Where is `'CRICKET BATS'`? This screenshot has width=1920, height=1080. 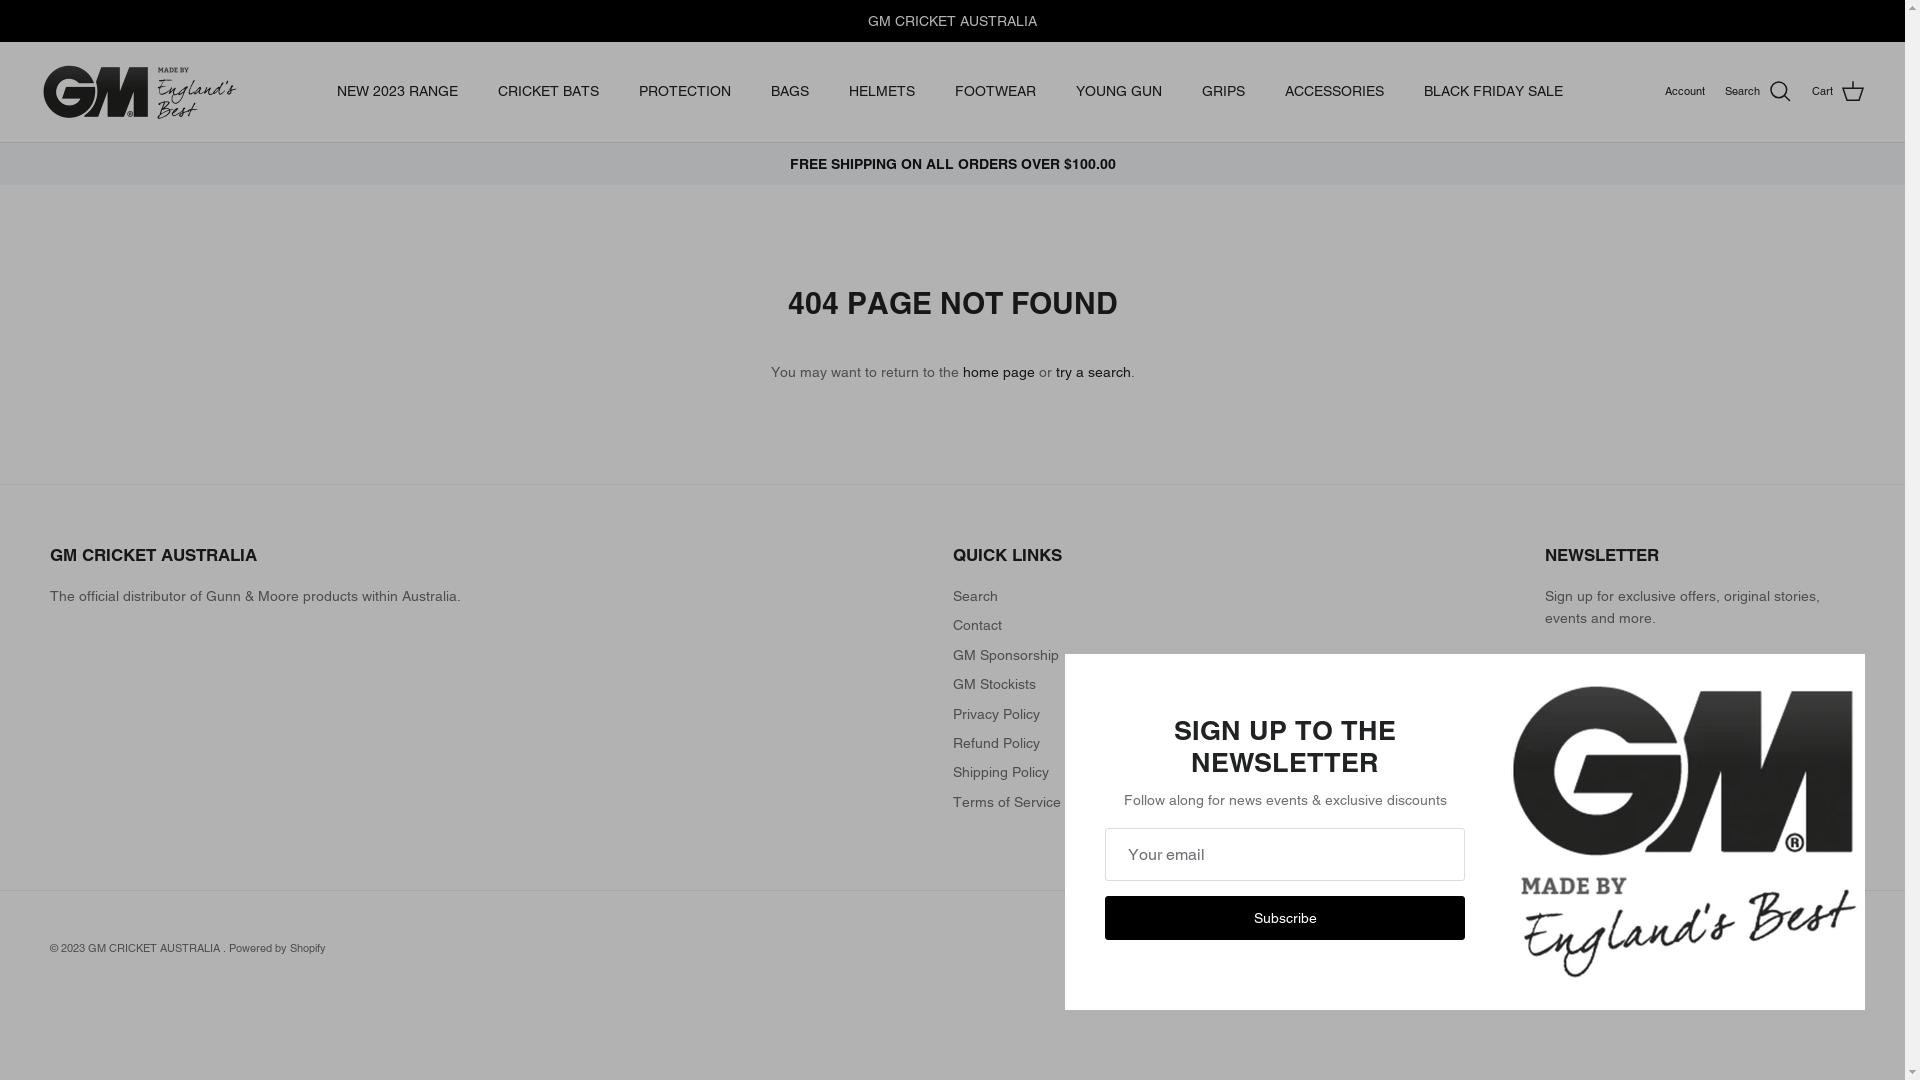 'CRICKET BATS' is located at coordinates (548, 91).